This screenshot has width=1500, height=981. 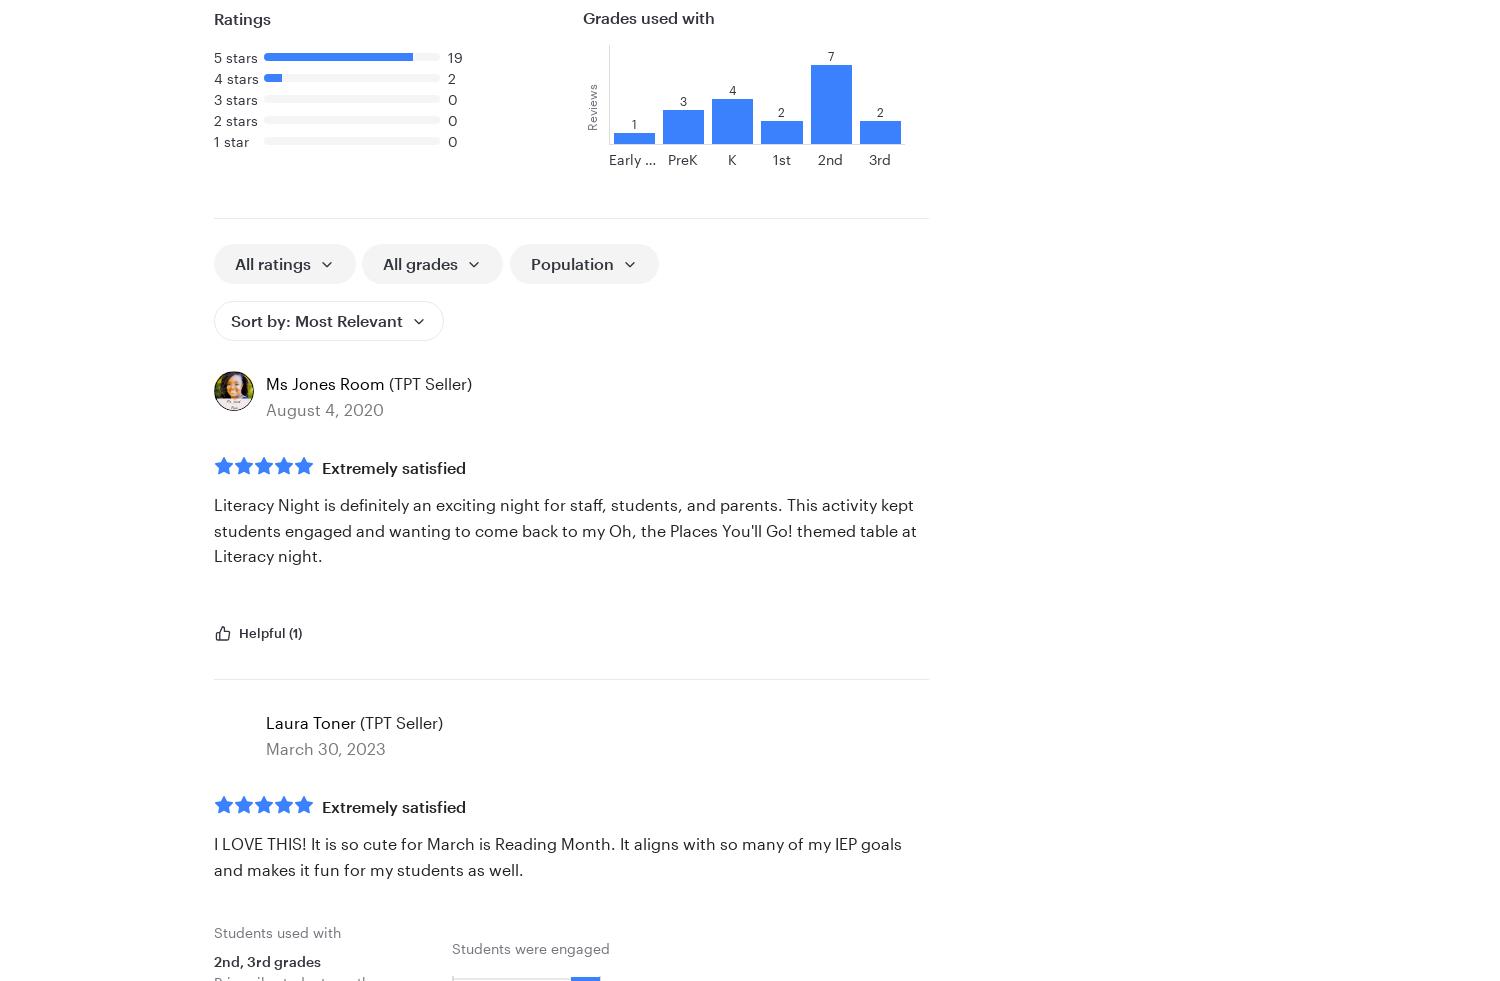 What do you see at coordinates (730, 158) in the screenshot?
I see `'K'` at bounding box center [730, 158].